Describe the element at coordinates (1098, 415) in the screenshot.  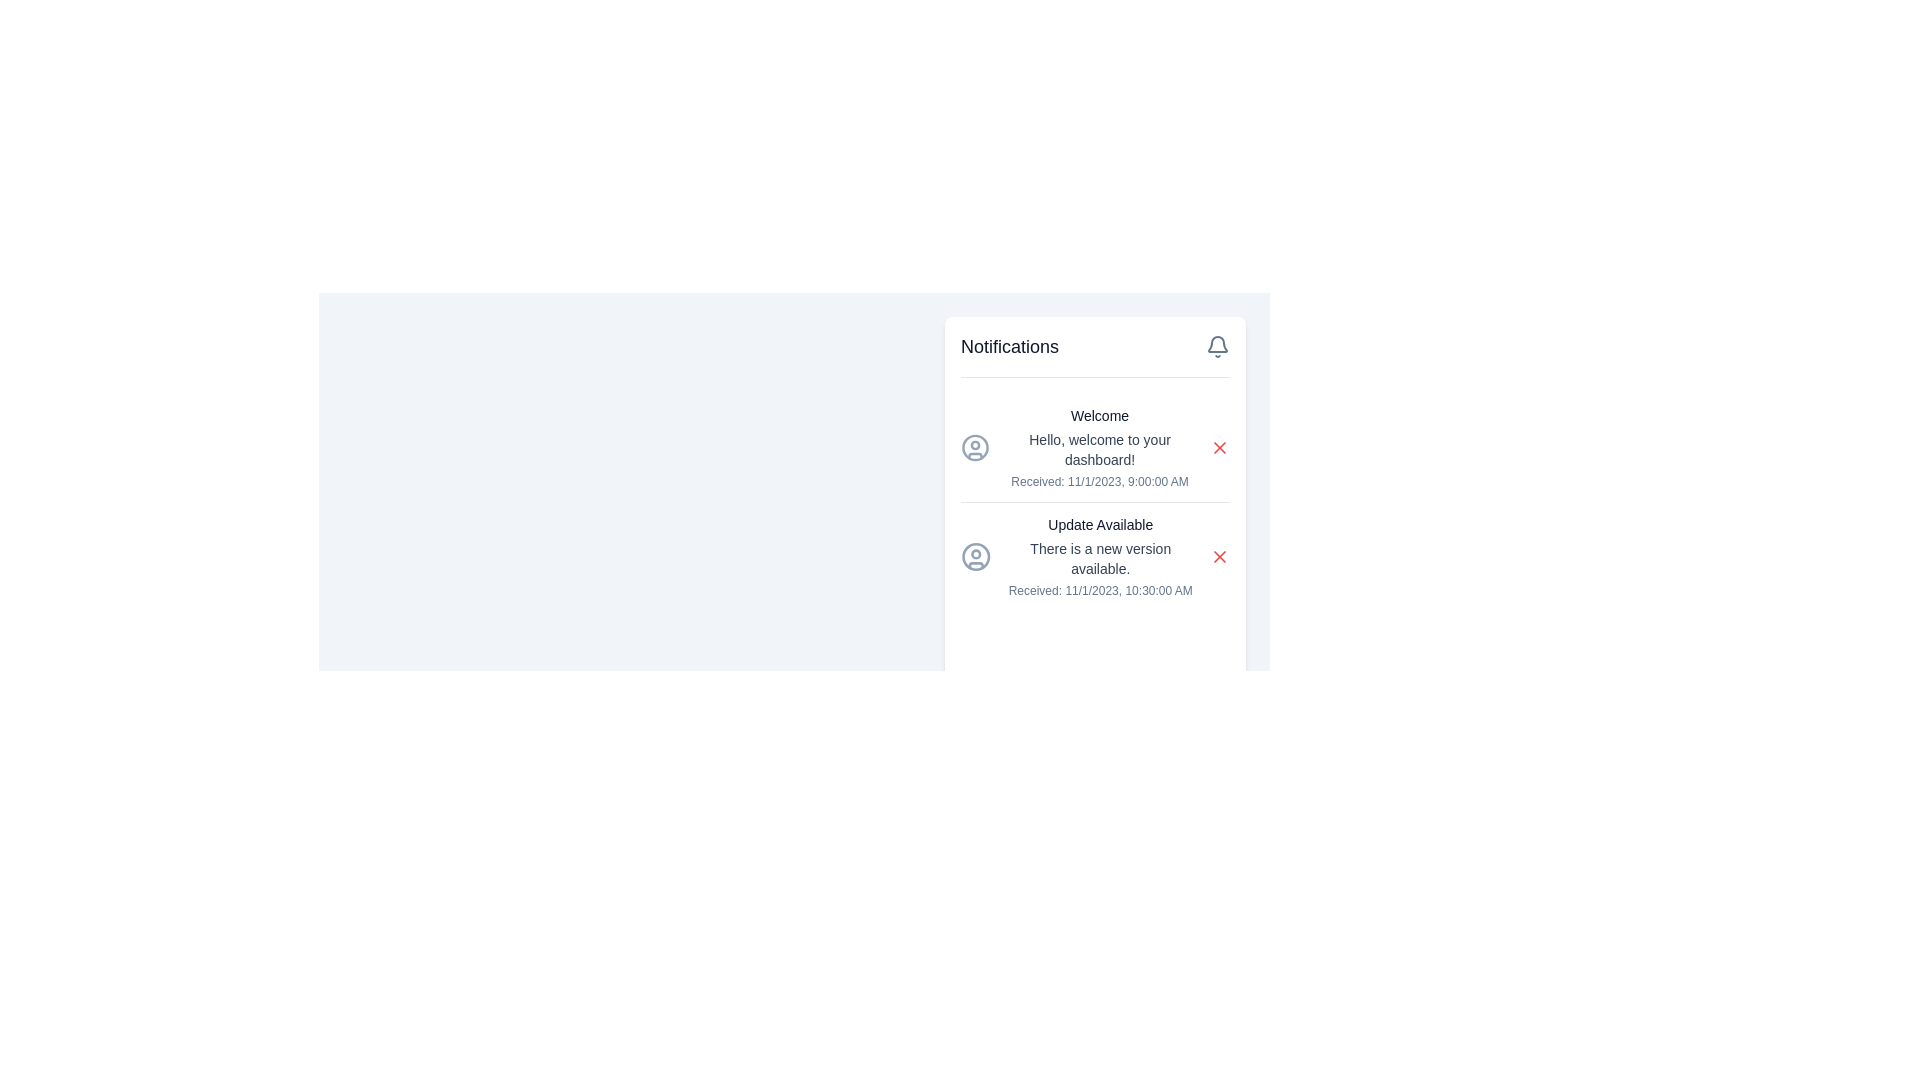
I see `title text located at the top-center of the notification card, which serves as a brief subject or identifier for the message below` at that location.